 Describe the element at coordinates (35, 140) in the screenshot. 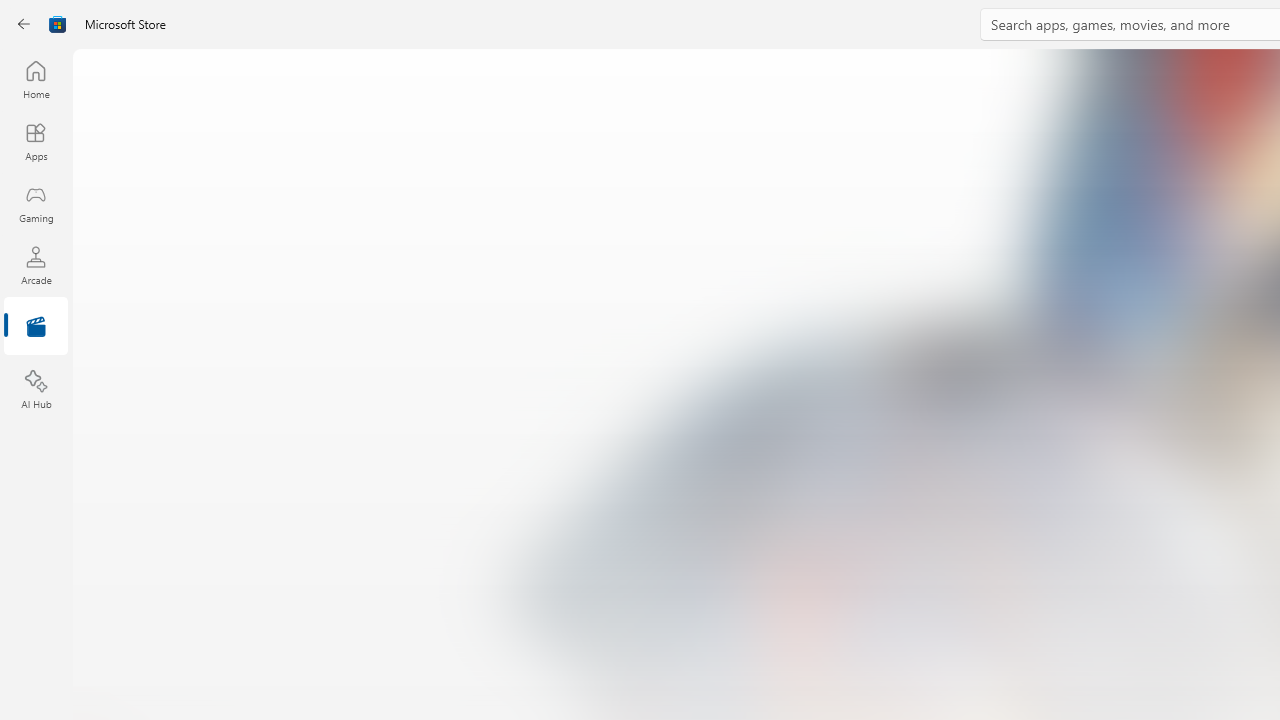

I see `'Apps'` at that location.